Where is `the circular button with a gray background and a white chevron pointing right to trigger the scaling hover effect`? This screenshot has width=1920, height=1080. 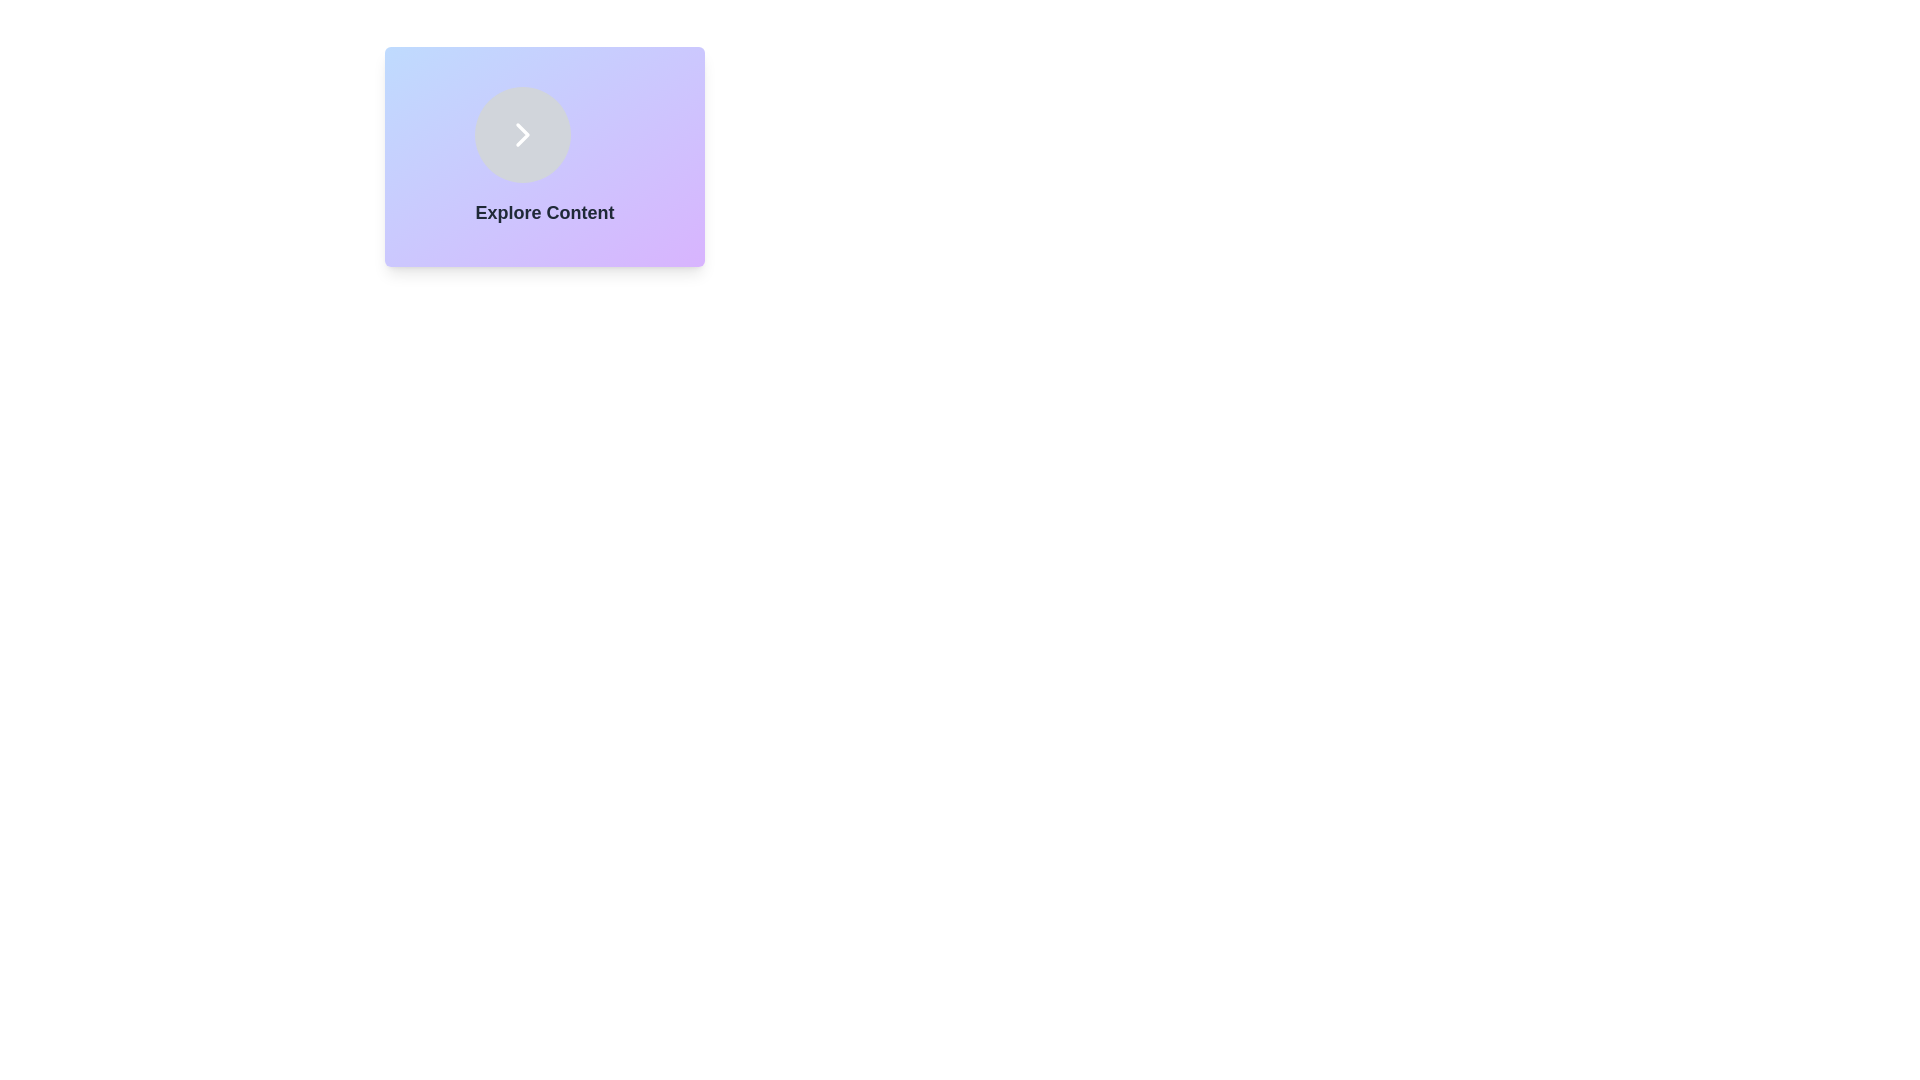
the circular button with a gray background and a white chevron pointing right to trigger the scaling hover effect is located at coordinates (523, 135).